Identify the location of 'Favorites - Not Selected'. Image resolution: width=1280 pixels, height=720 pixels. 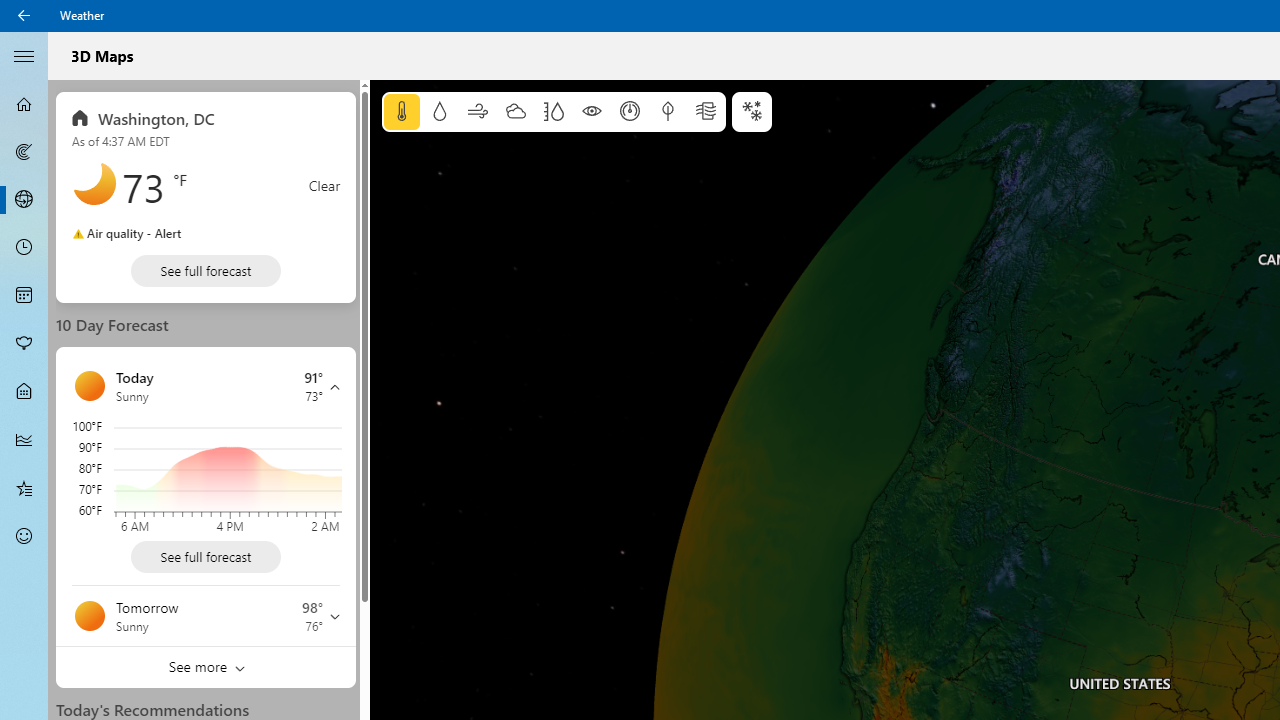
(24, 487).